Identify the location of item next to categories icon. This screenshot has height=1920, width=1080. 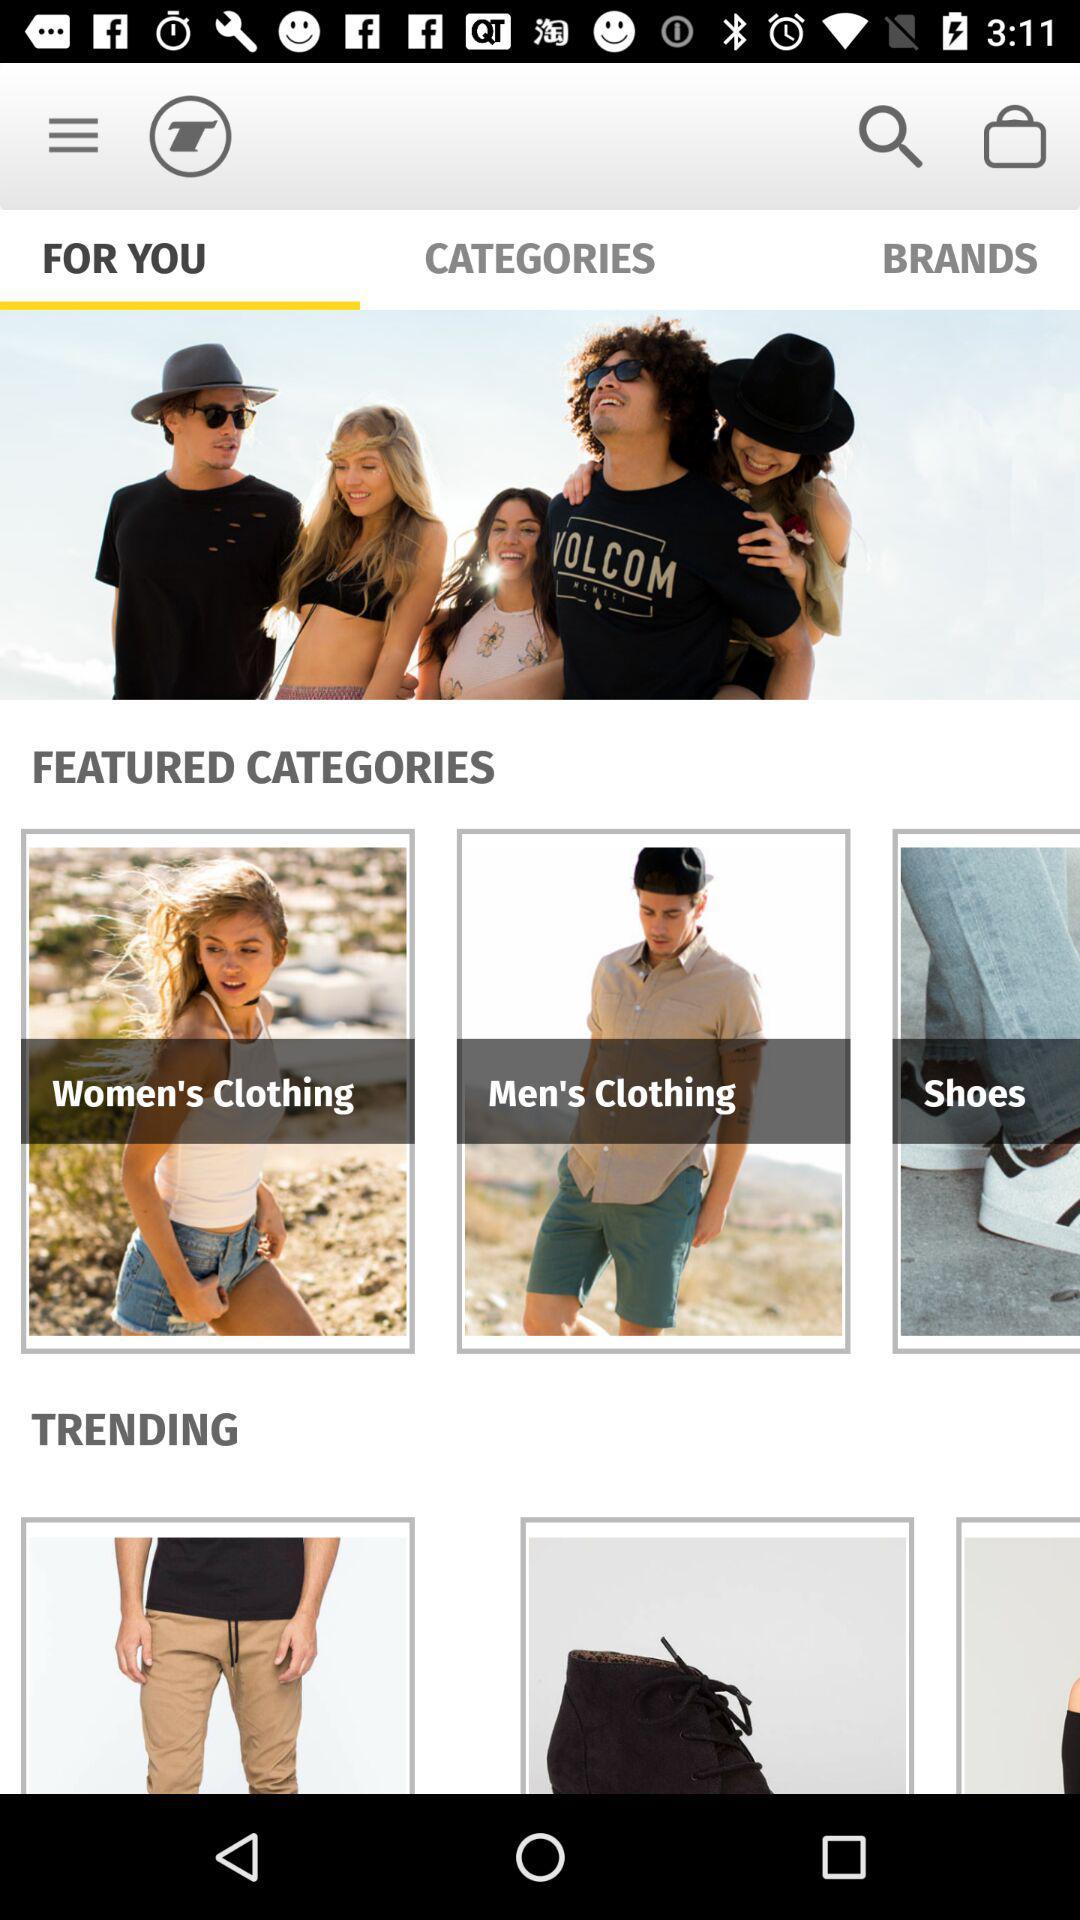
(890, 135).